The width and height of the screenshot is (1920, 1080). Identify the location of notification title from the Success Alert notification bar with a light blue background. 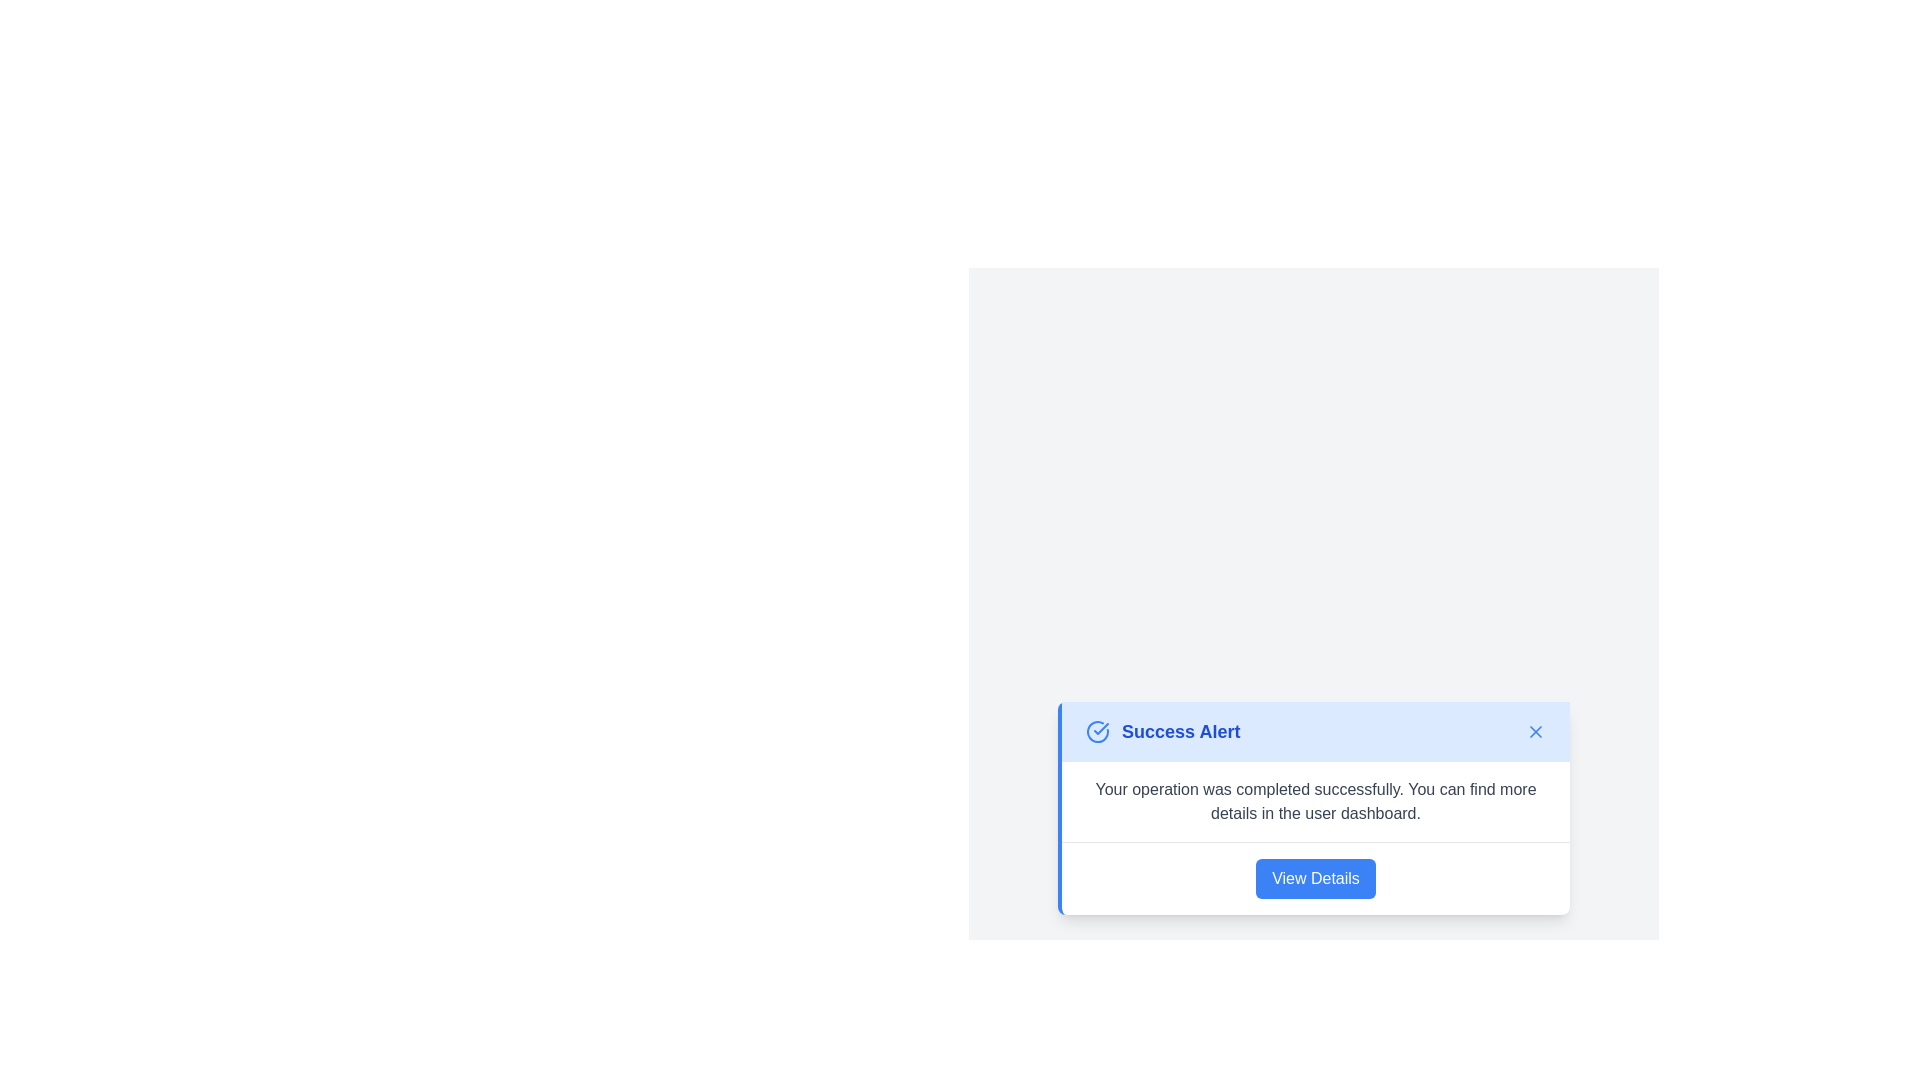
(1315, 731).